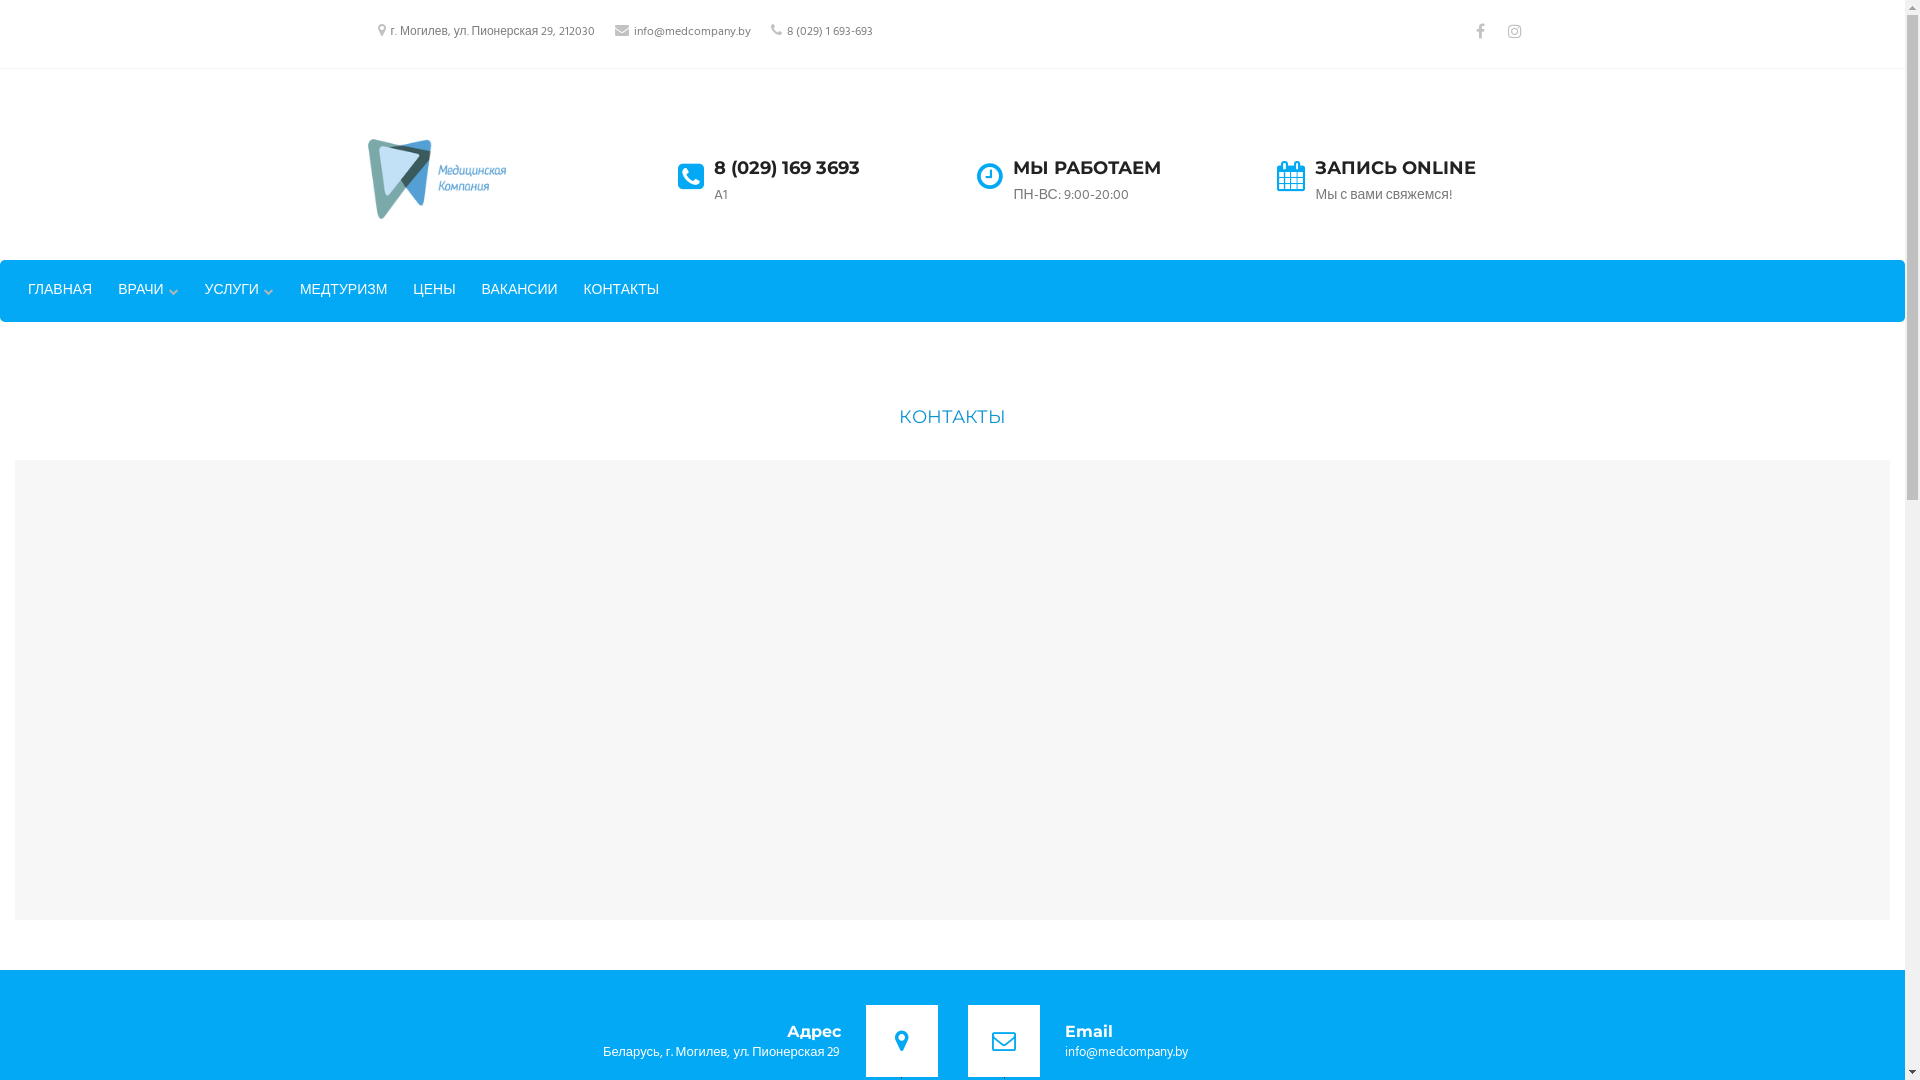 Image resolution: width=1920 pixels, height=1080 pixels. Describe the element at coordinates (1468, 31) in the screenshot. I see `'Facebook'` at that location.